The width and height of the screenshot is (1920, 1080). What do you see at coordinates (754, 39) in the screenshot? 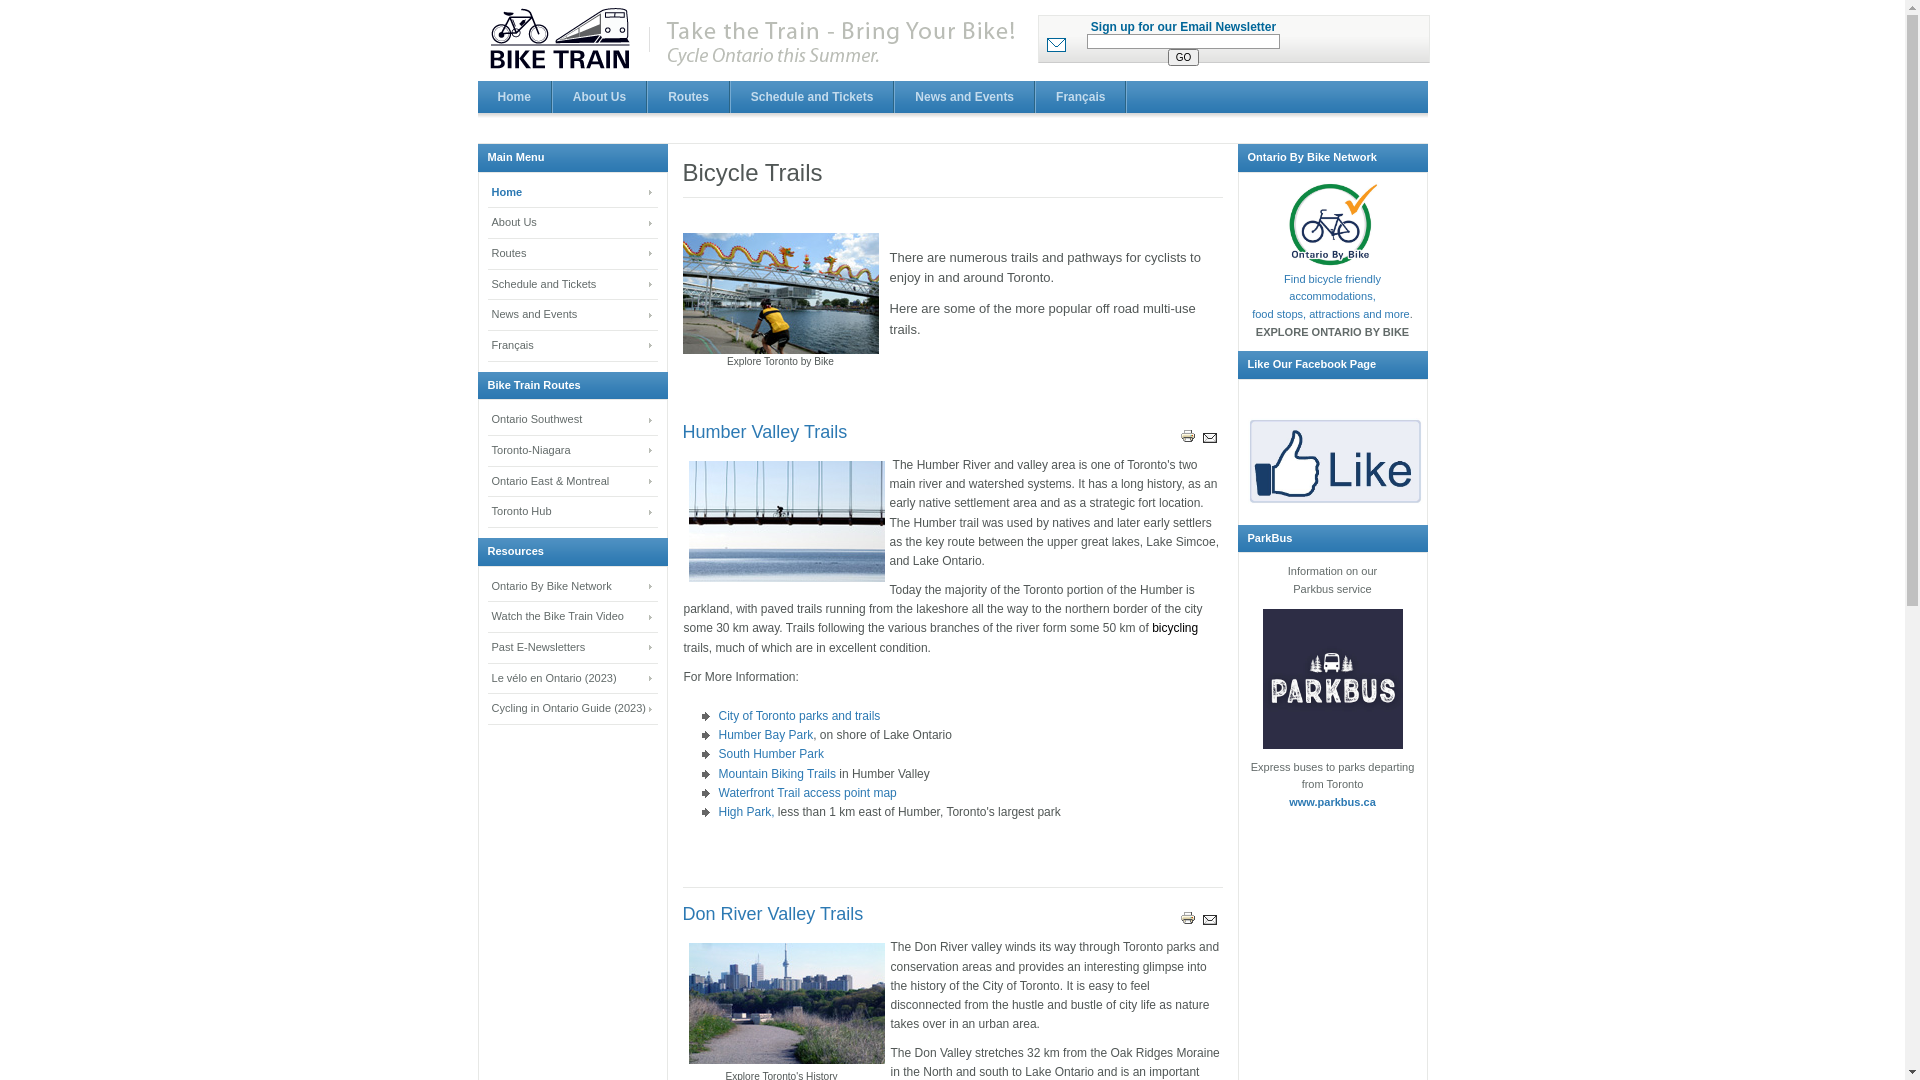
I see `'Bike Train - Cycle Ontario This Summer'` at bounding box center [754, 39].